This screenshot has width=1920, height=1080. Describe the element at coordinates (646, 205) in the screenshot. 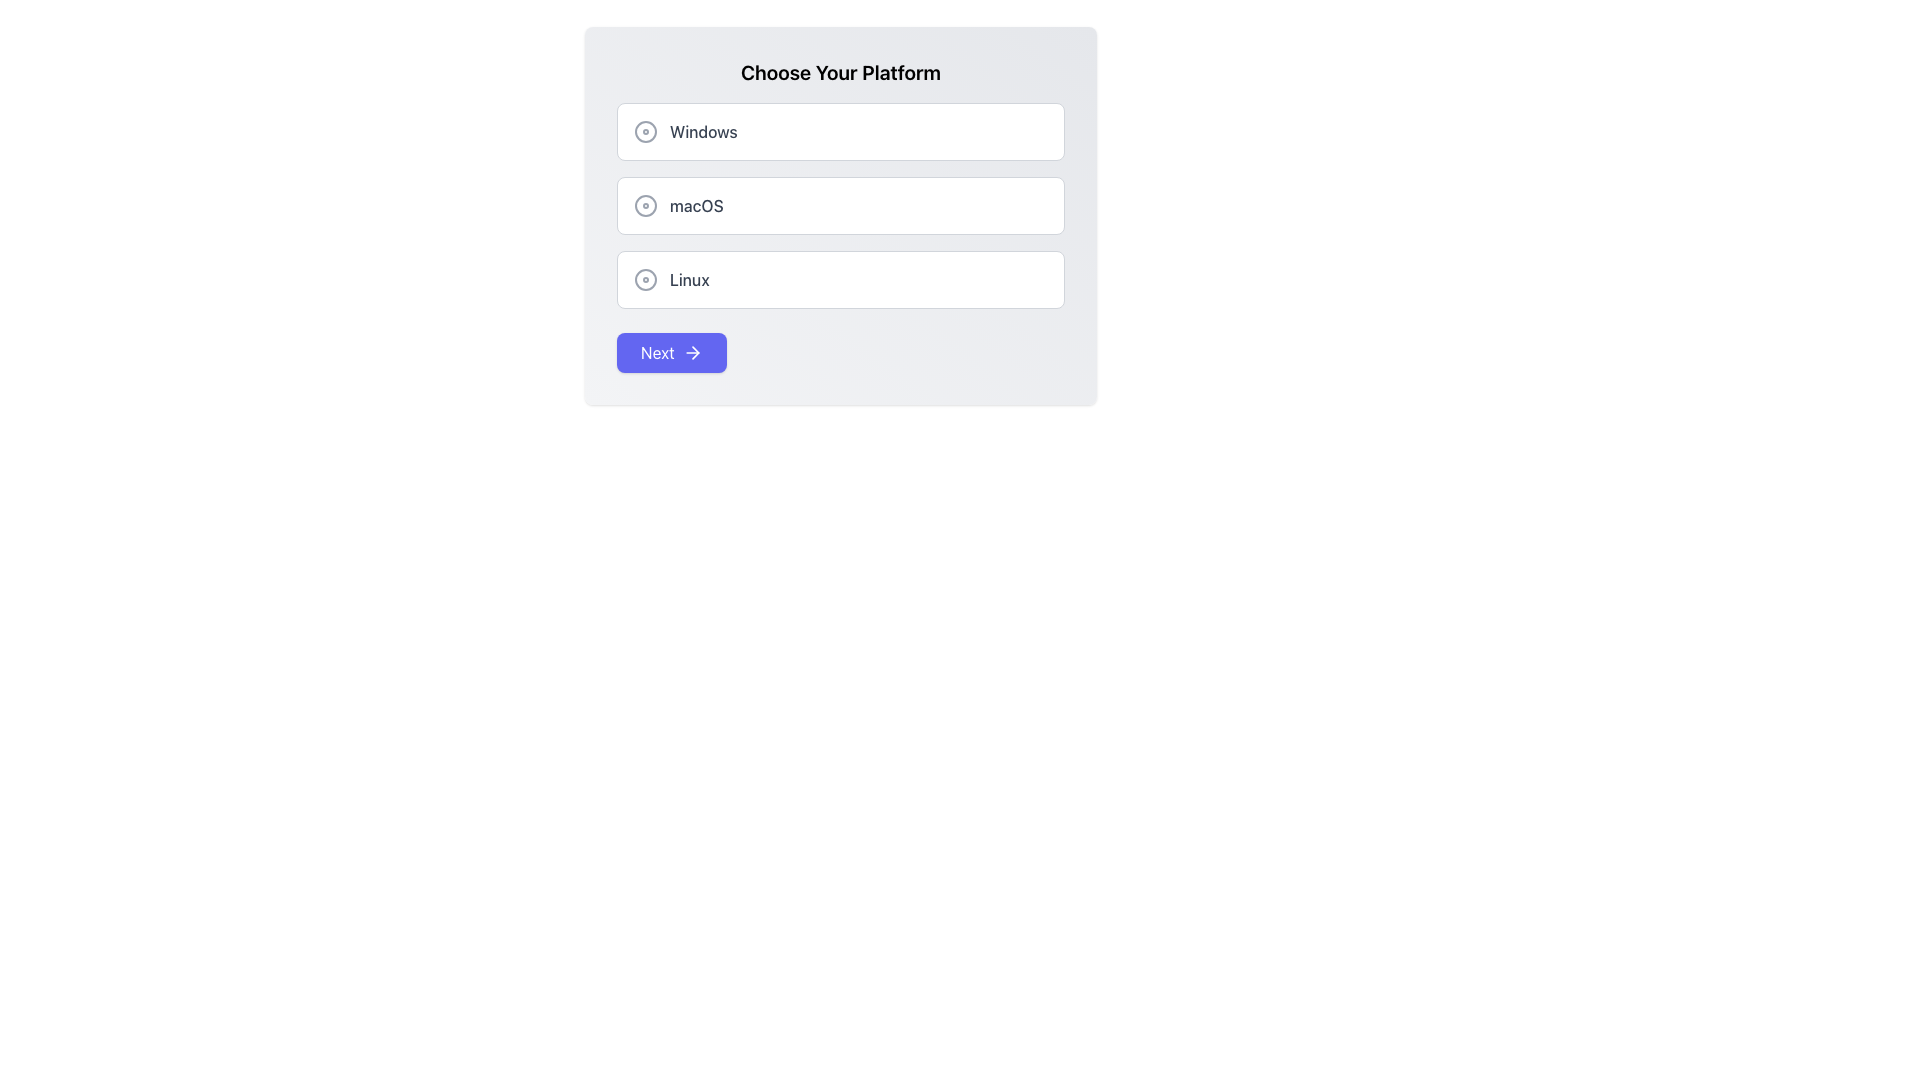

I see `the decorative icon representing 'macOS' located to the left of the text 'macOS' in the selection interface` at that location.